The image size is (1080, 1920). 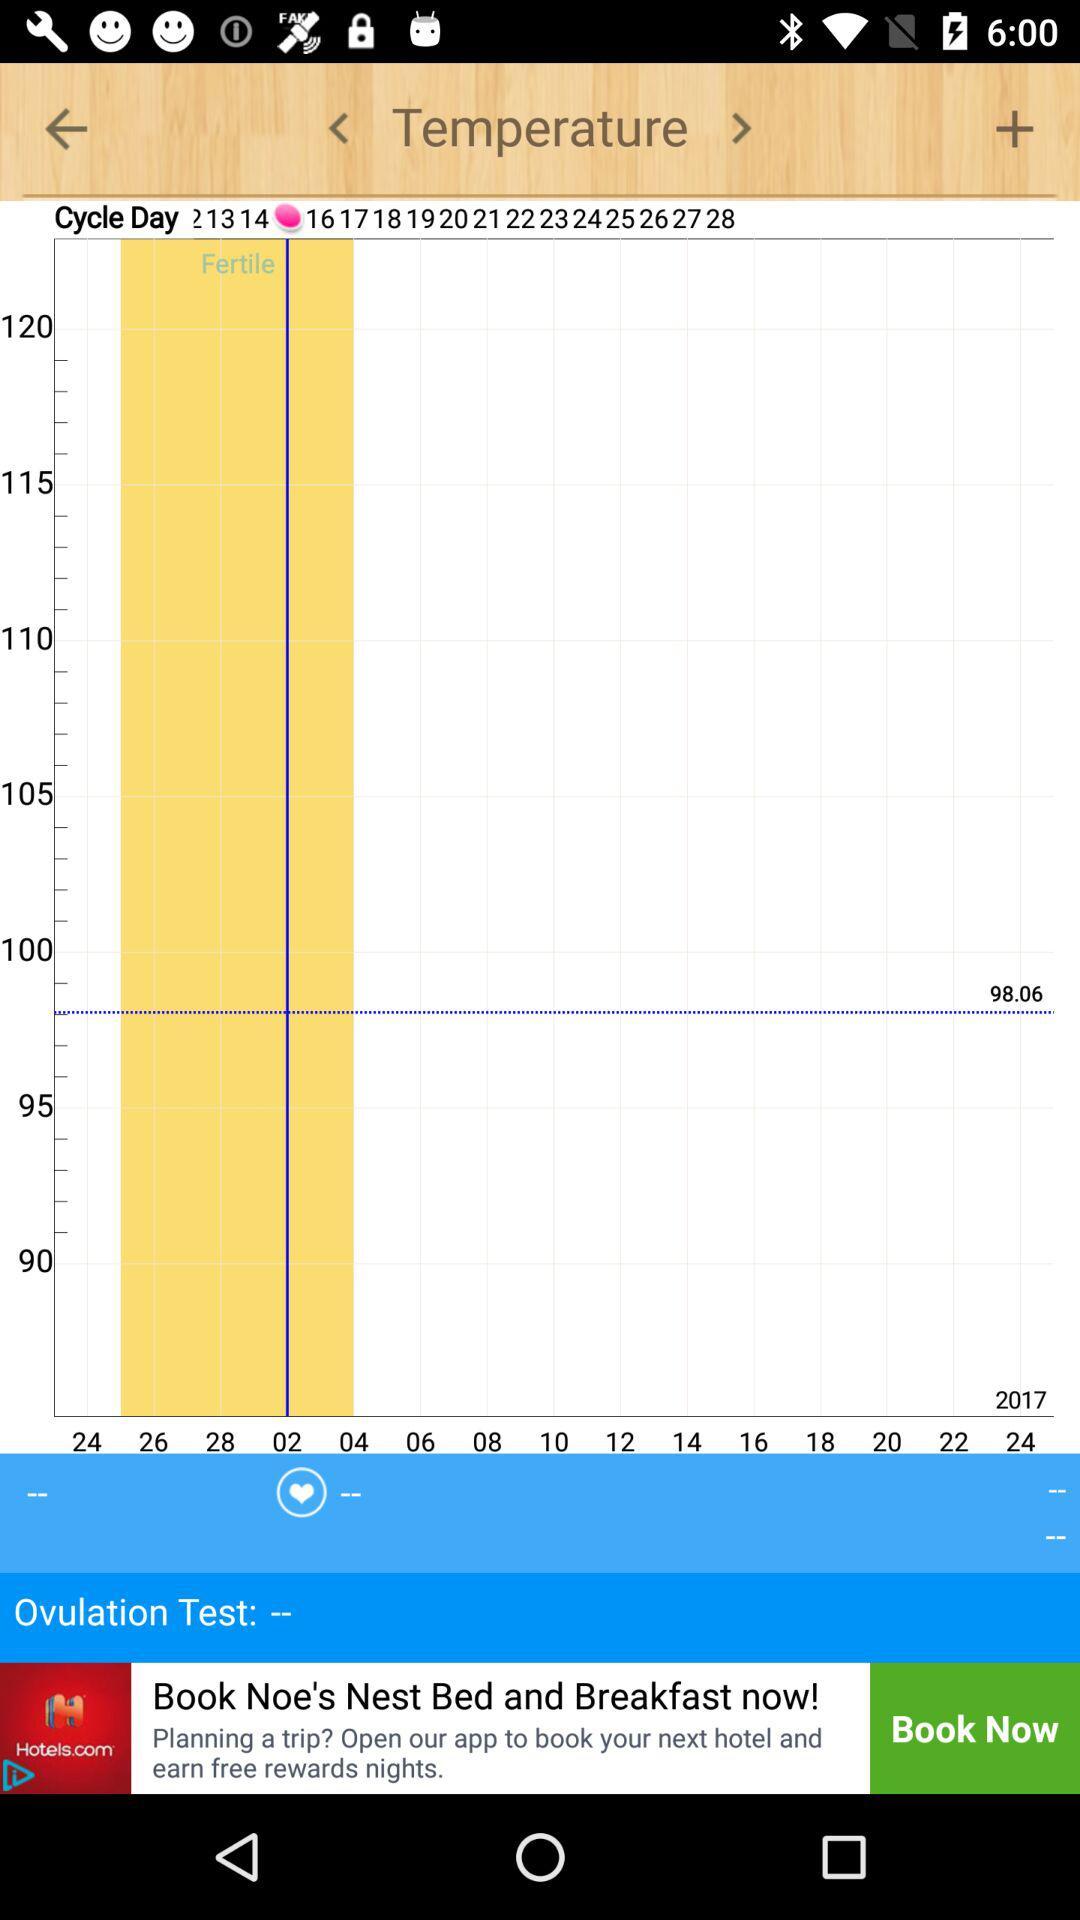 What do you see at coordinates (64, 1727) in the screenshot?
I see `icon below the ovulation test item` at bounding box center [64, 1727].